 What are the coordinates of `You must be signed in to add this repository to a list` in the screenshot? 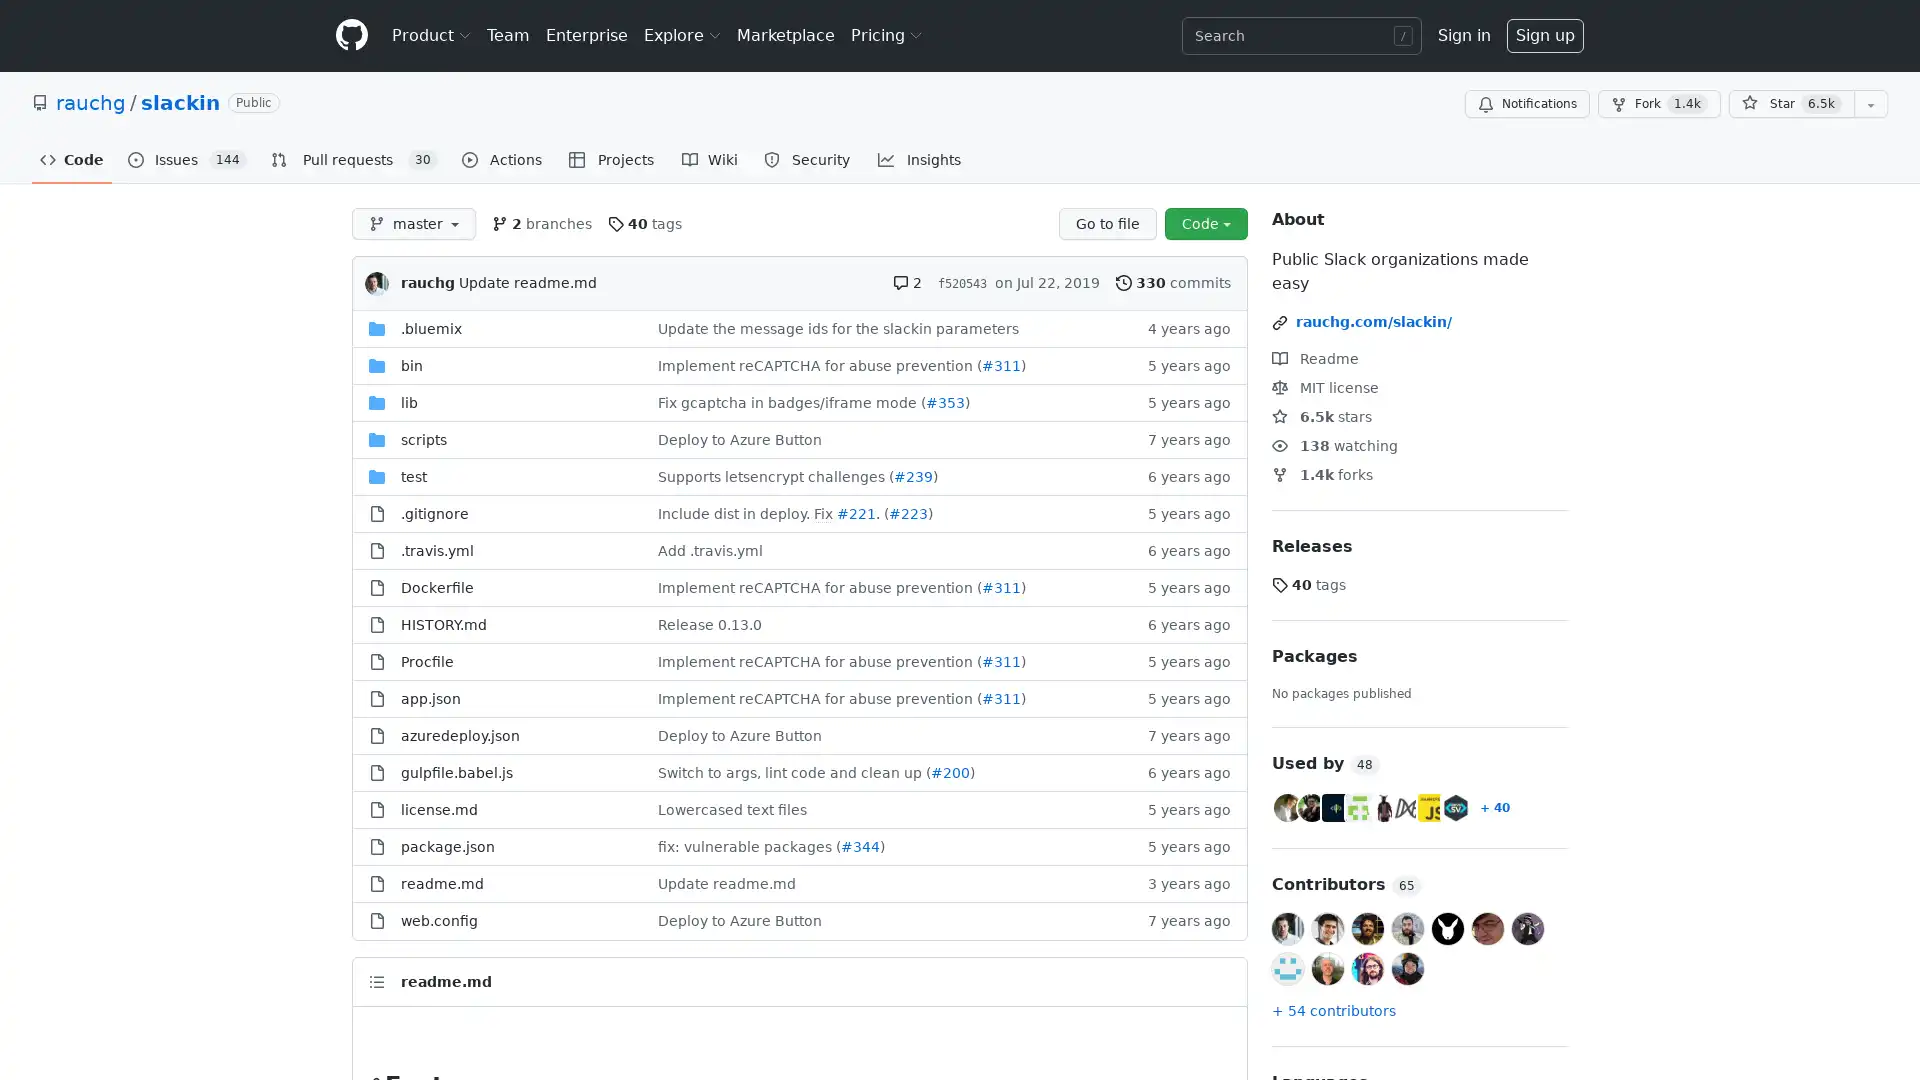 It's located at (1870, 104).